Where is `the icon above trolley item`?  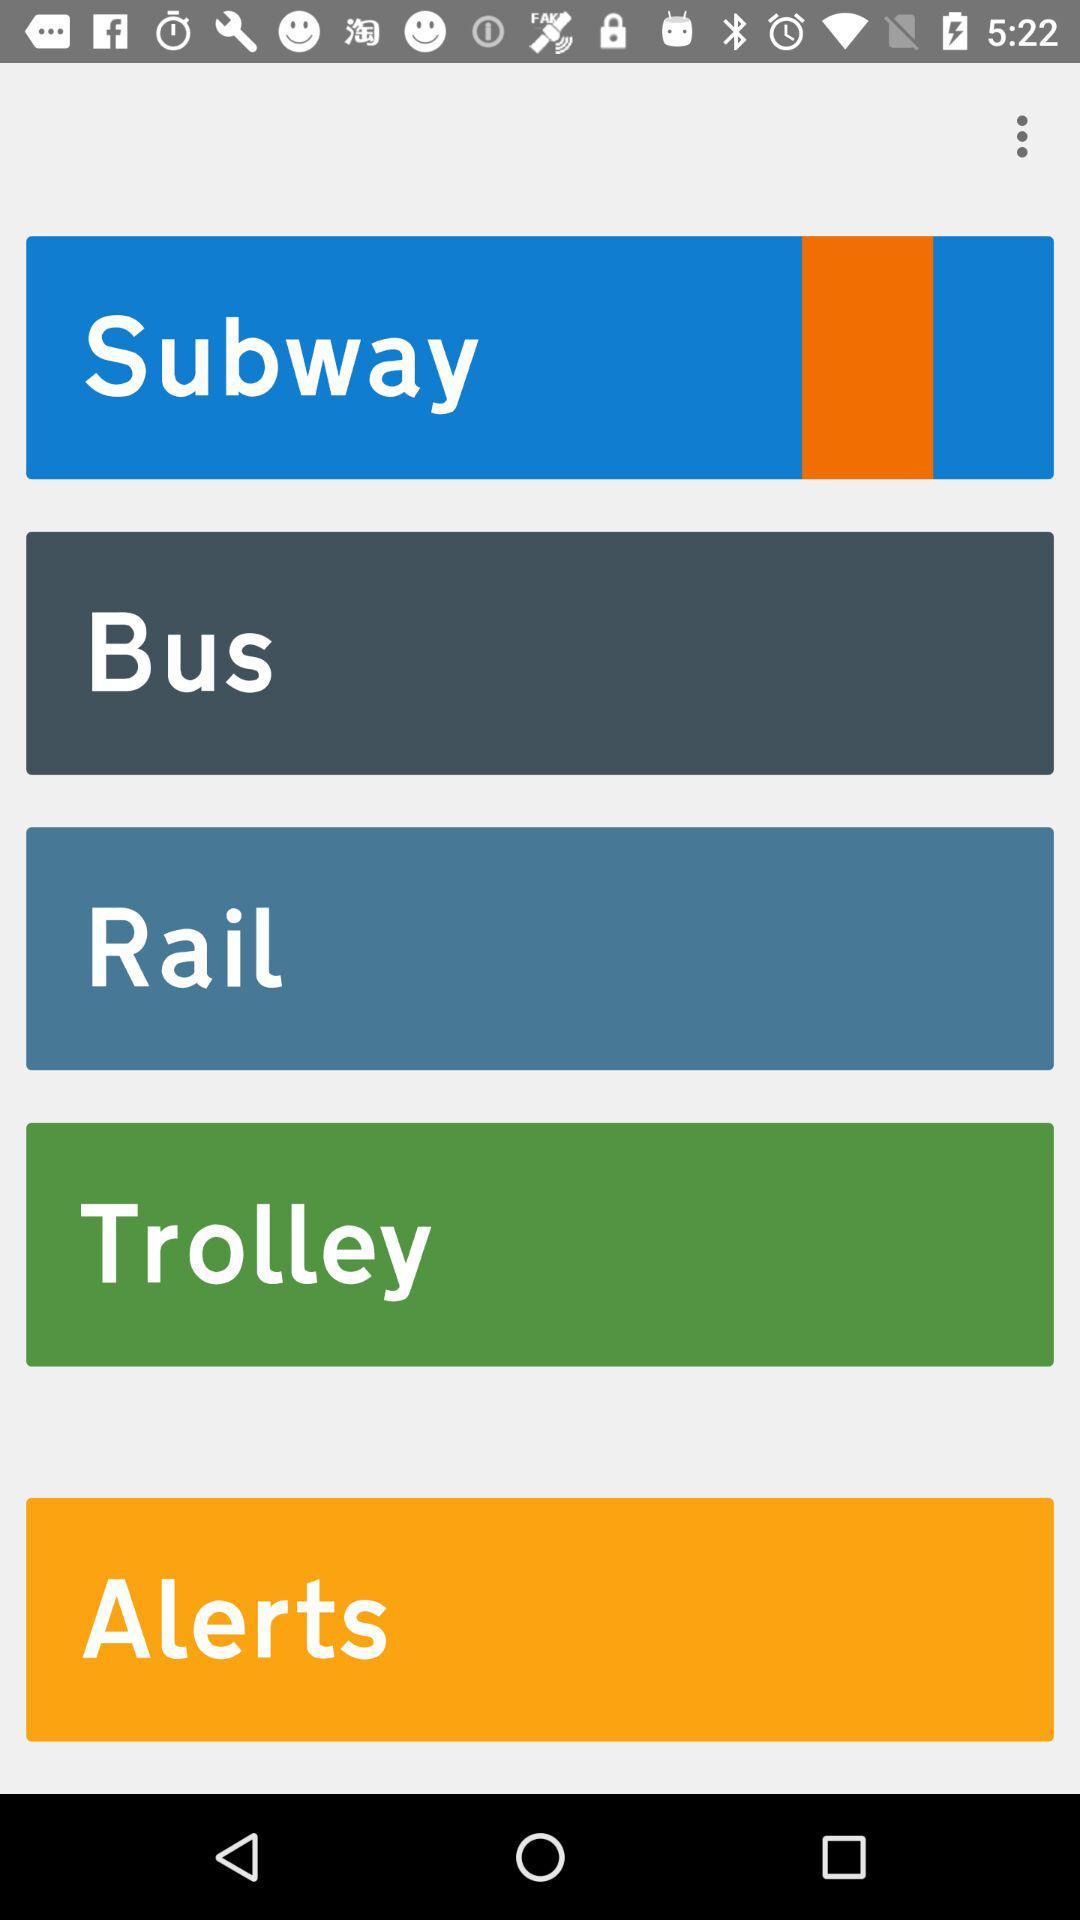
the icon above trolley item is located at coordinates (540, 947).